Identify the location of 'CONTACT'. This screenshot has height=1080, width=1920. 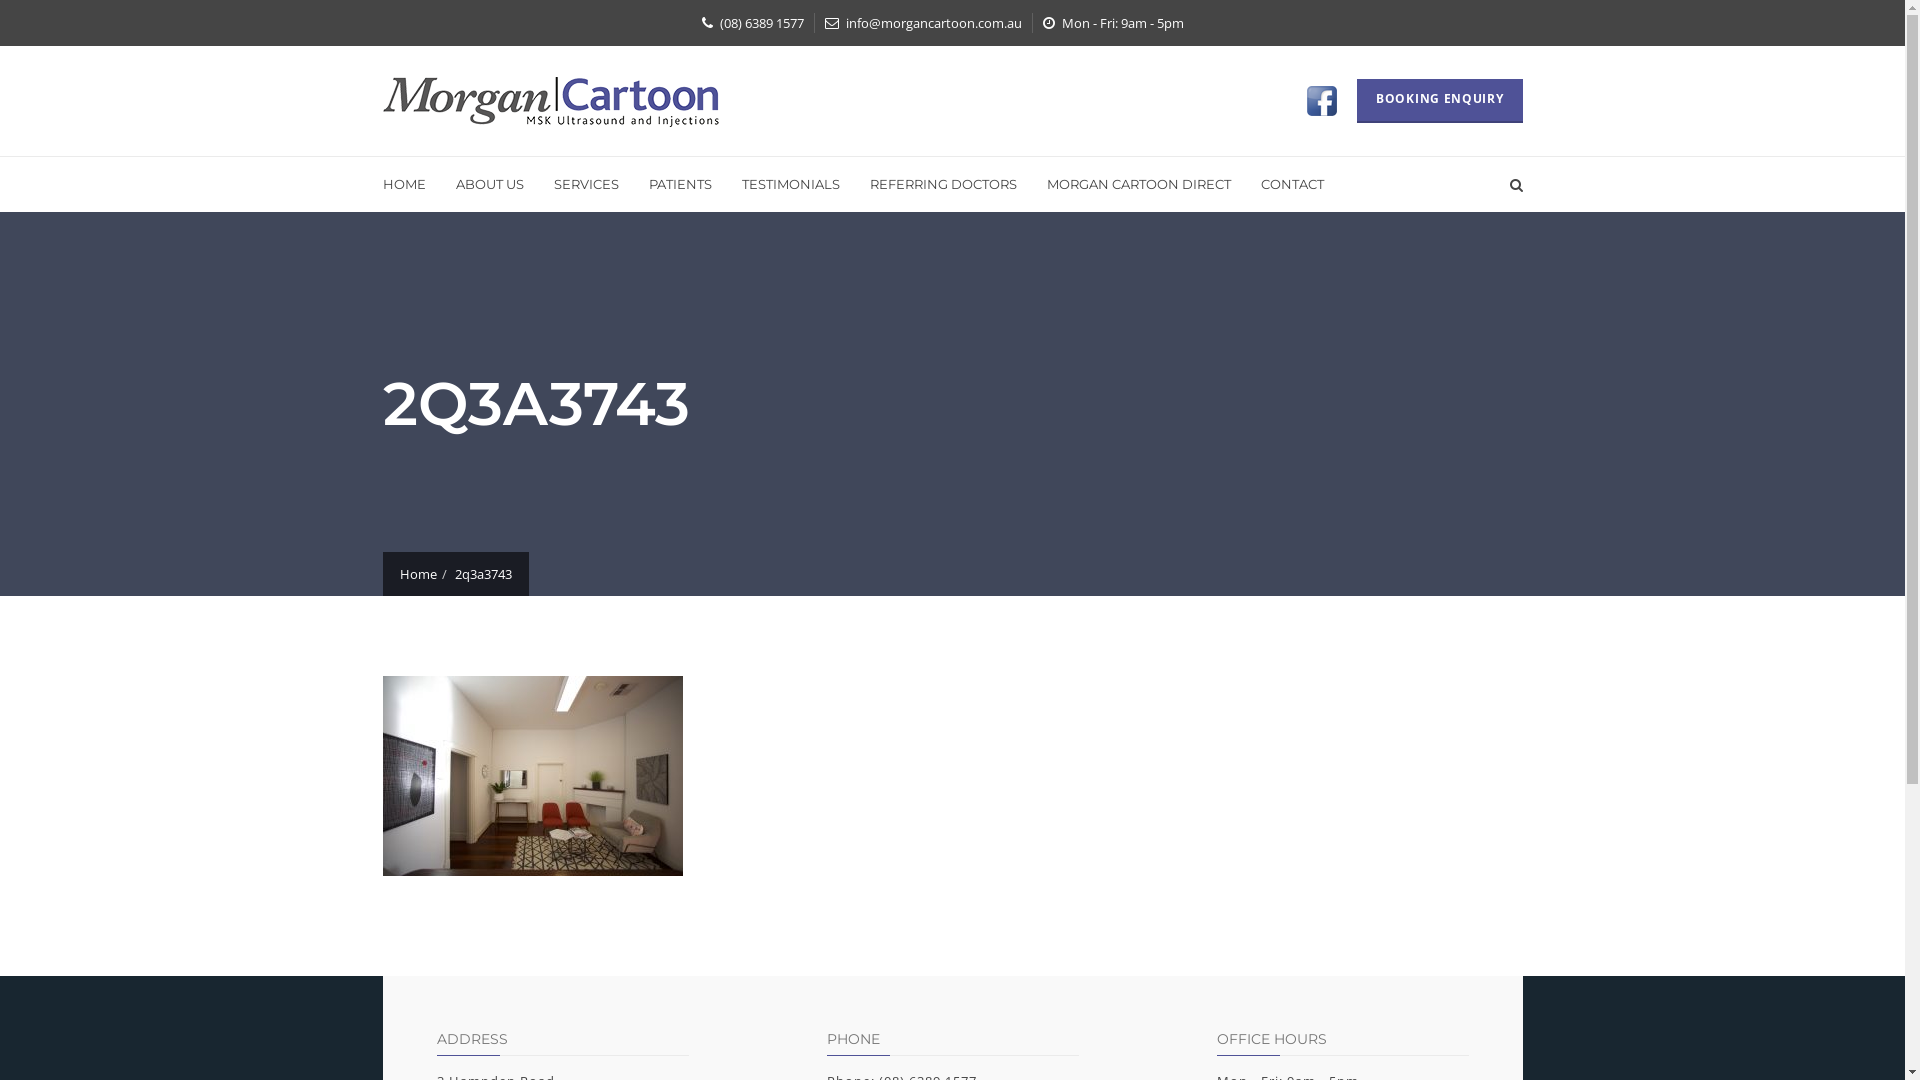
(1245, 184).